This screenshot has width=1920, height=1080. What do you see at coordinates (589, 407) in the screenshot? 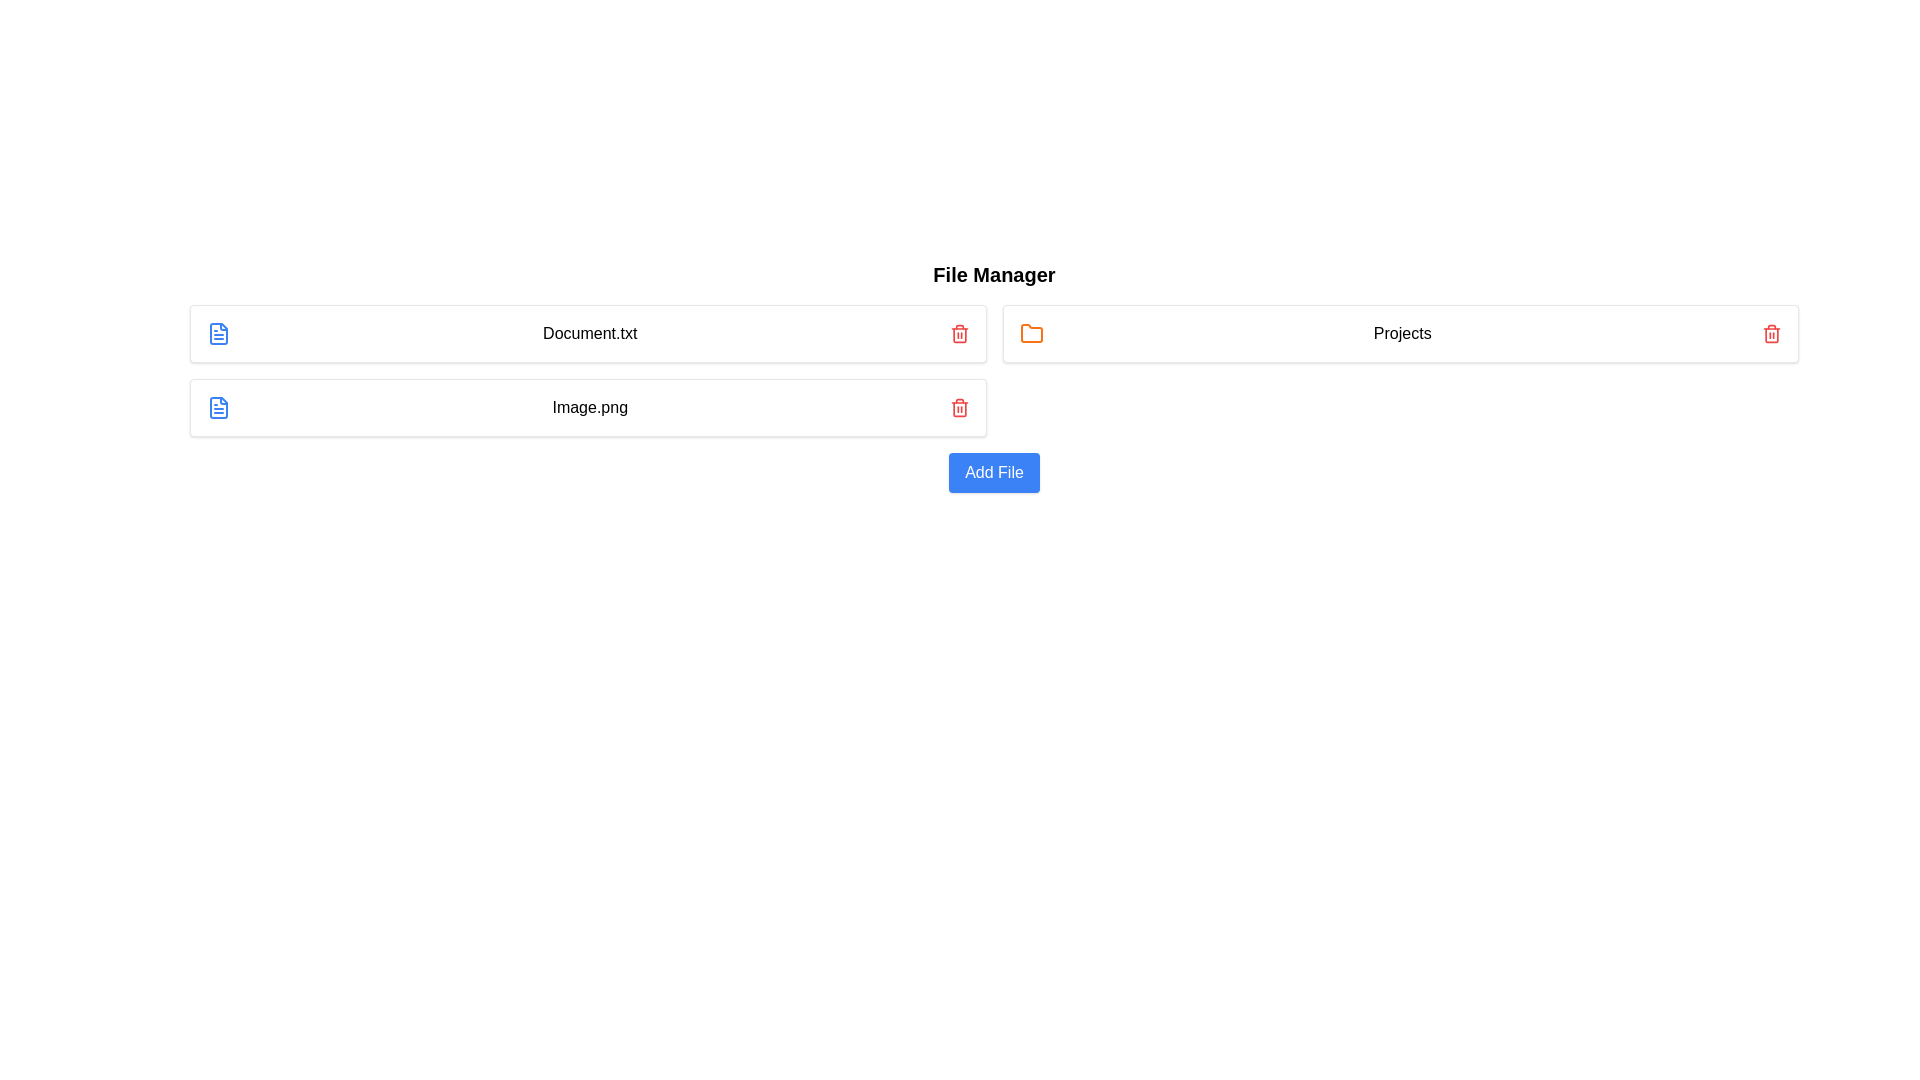
I see `the text label displaying the file name 'Image.png' located in the second row of the file list in the file manager interface` at bounding box center [589, 407].